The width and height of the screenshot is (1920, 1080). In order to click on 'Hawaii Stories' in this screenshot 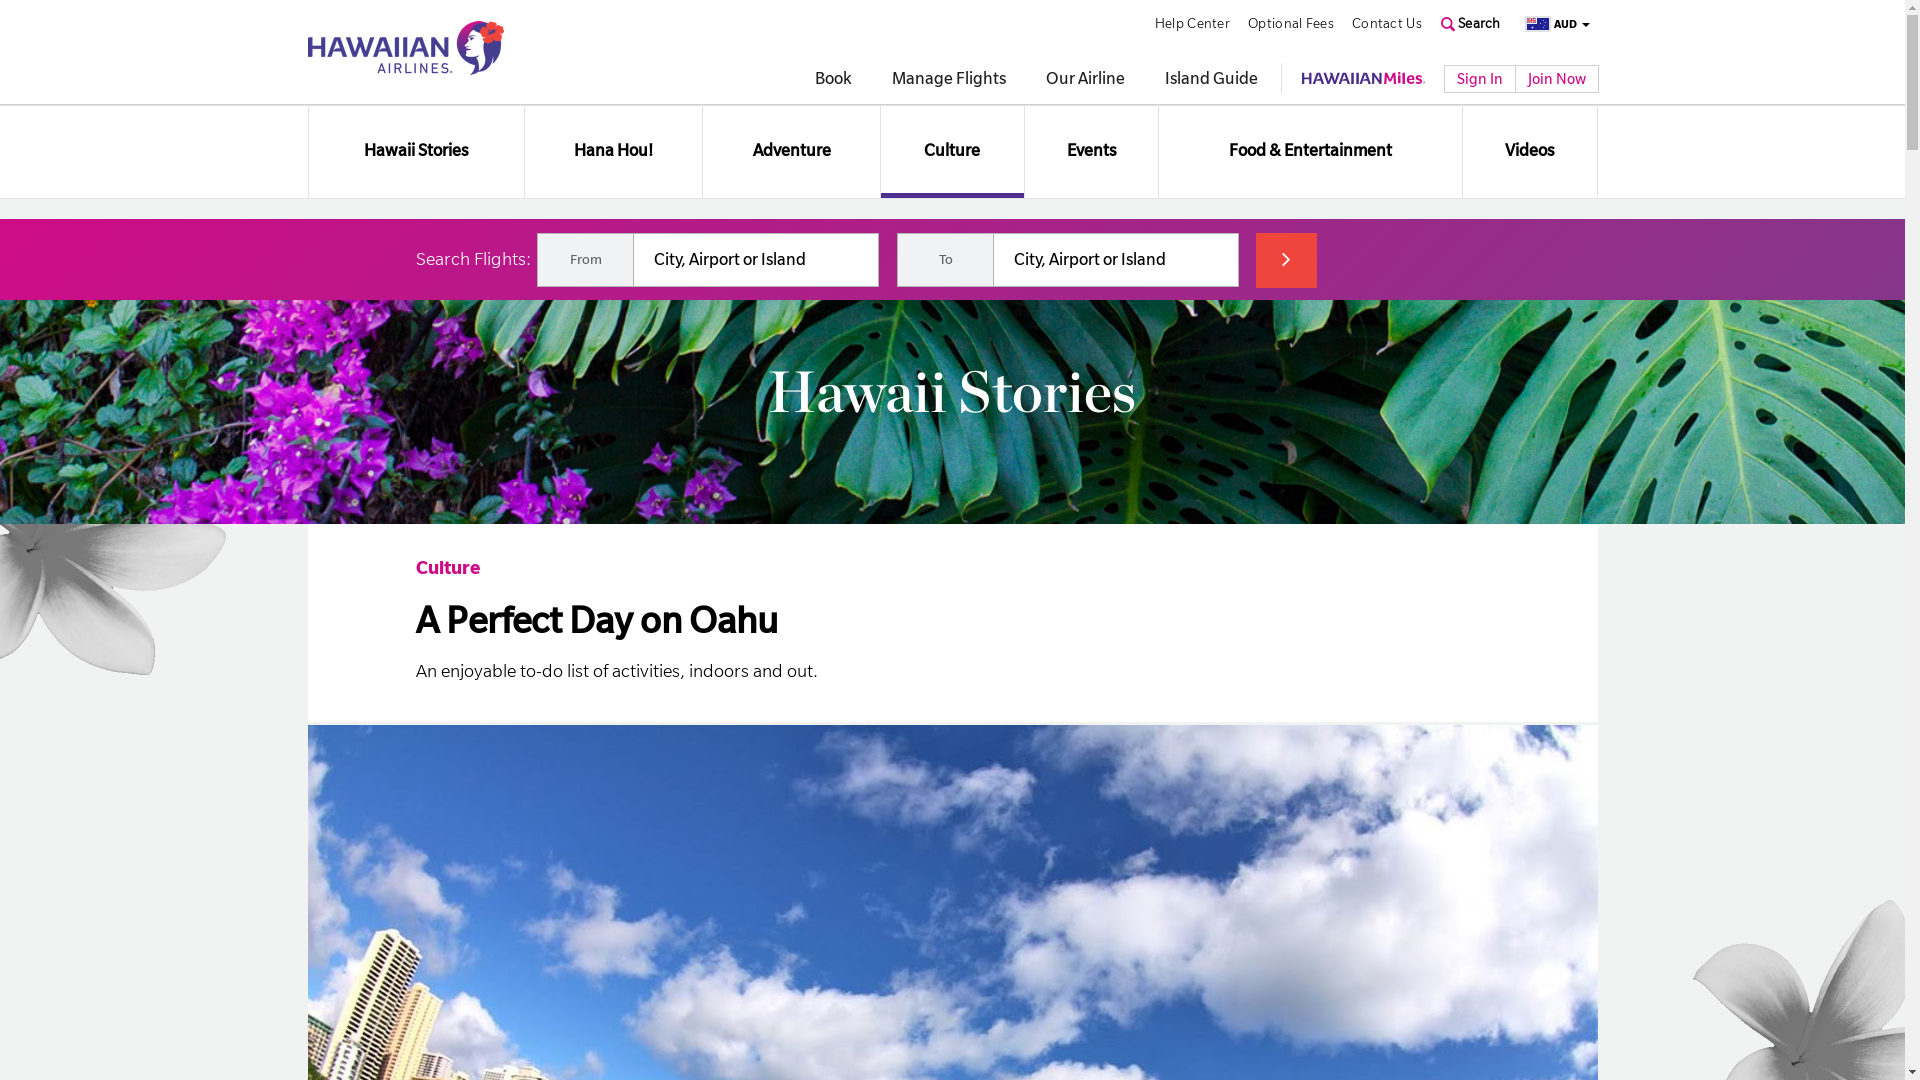, I will do `click(306, 150)`.